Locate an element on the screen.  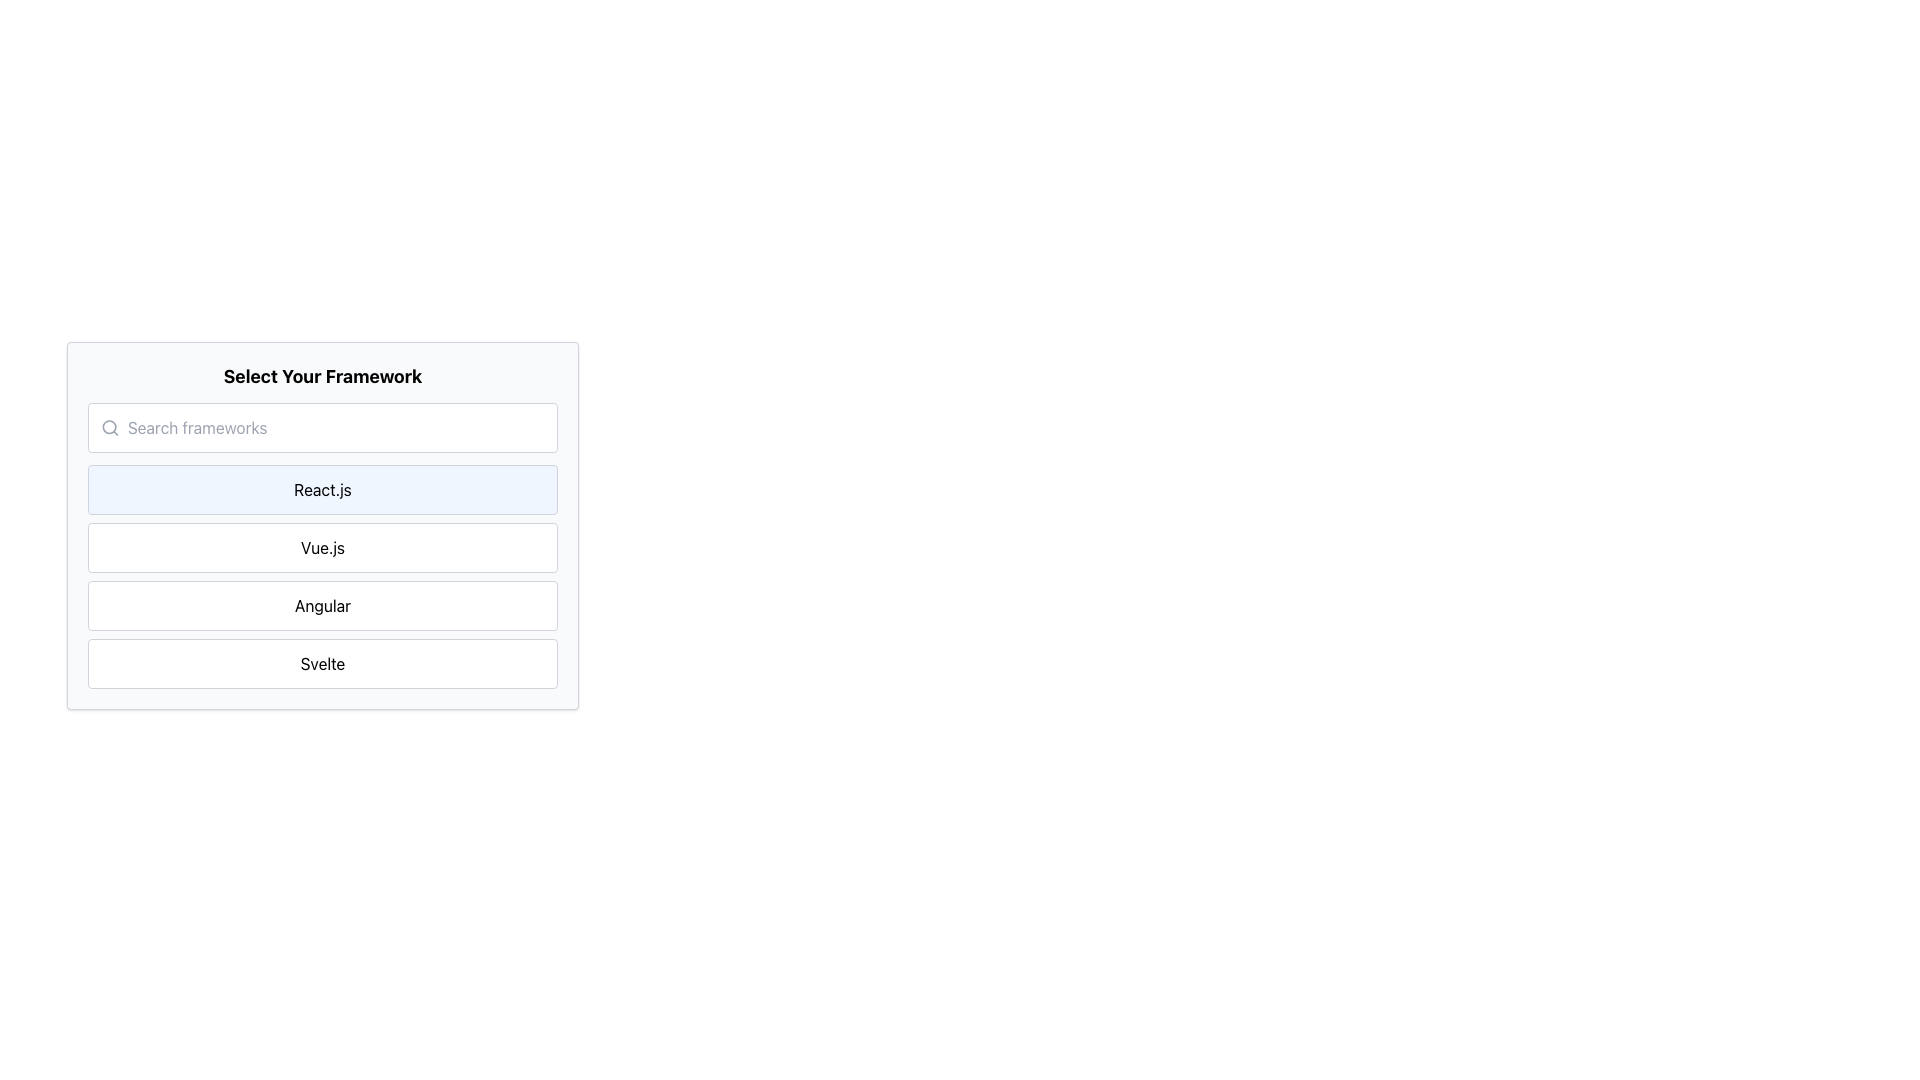
text displayed in the bold, large-font heading that says 'Select Your Framework', which is prominently placed at the top of the panel is located at coordinates (322, 377).